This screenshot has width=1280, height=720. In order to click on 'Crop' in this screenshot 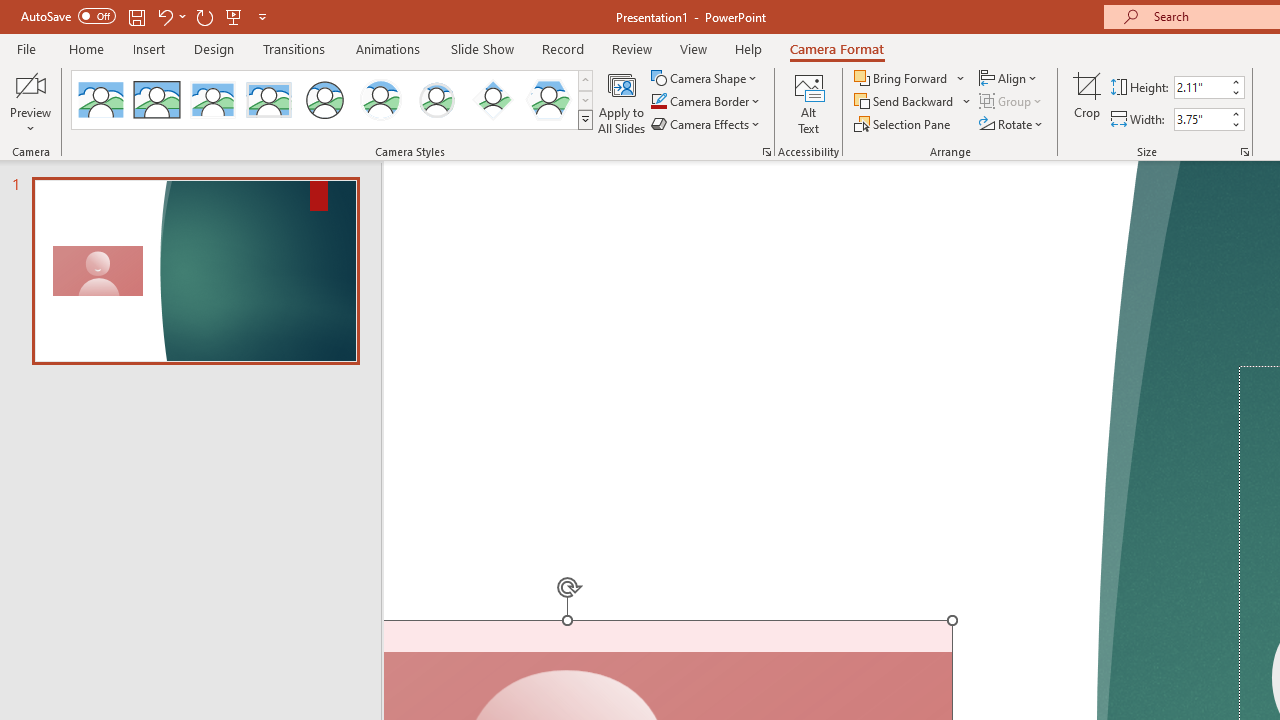, I will do `click(1086, 103)`.